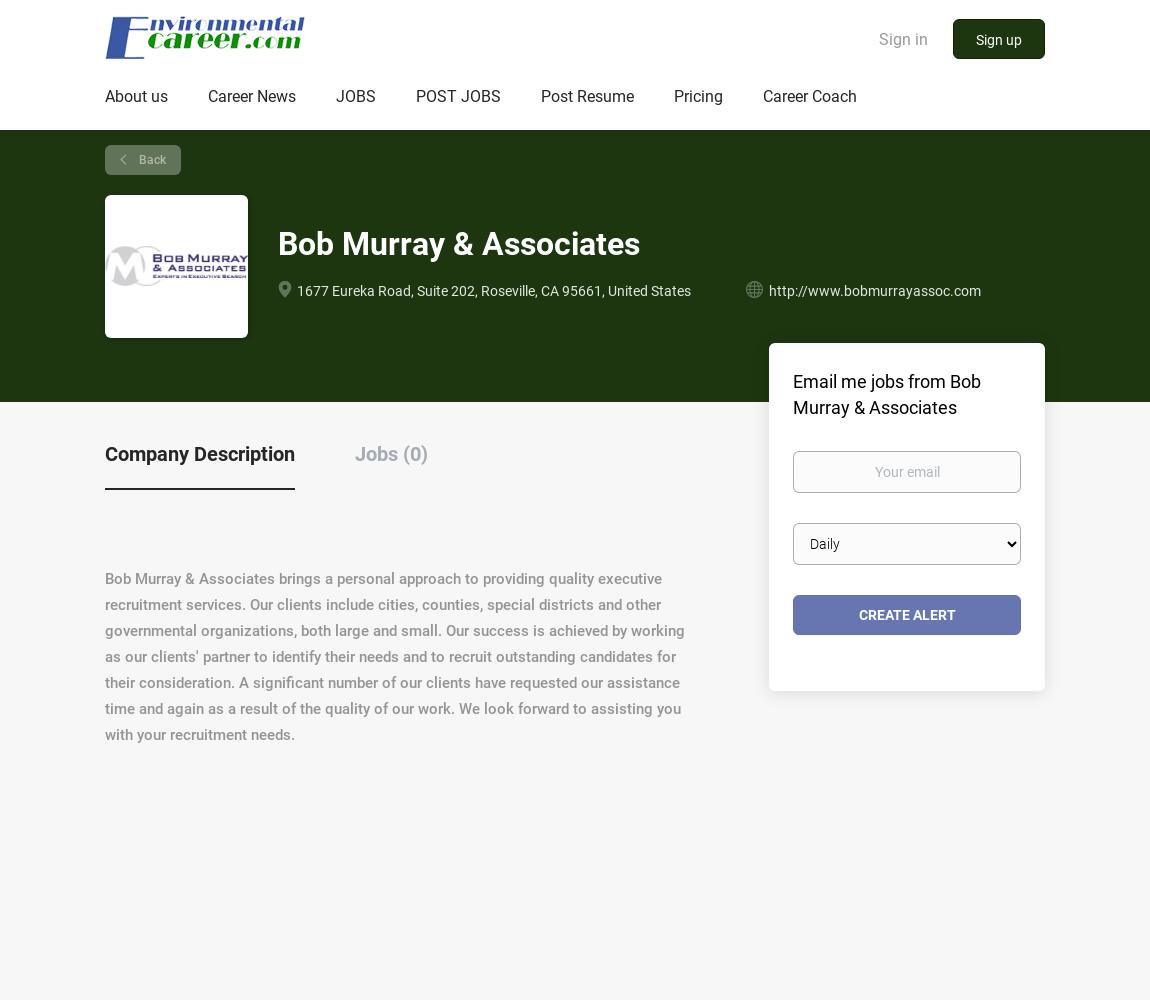 This screenshot has width=1150, height=1000. Describe the element at coordinates (875, 291) in the screenshot. I see `'http://www.bobmurrayassoc.com'` at that location.